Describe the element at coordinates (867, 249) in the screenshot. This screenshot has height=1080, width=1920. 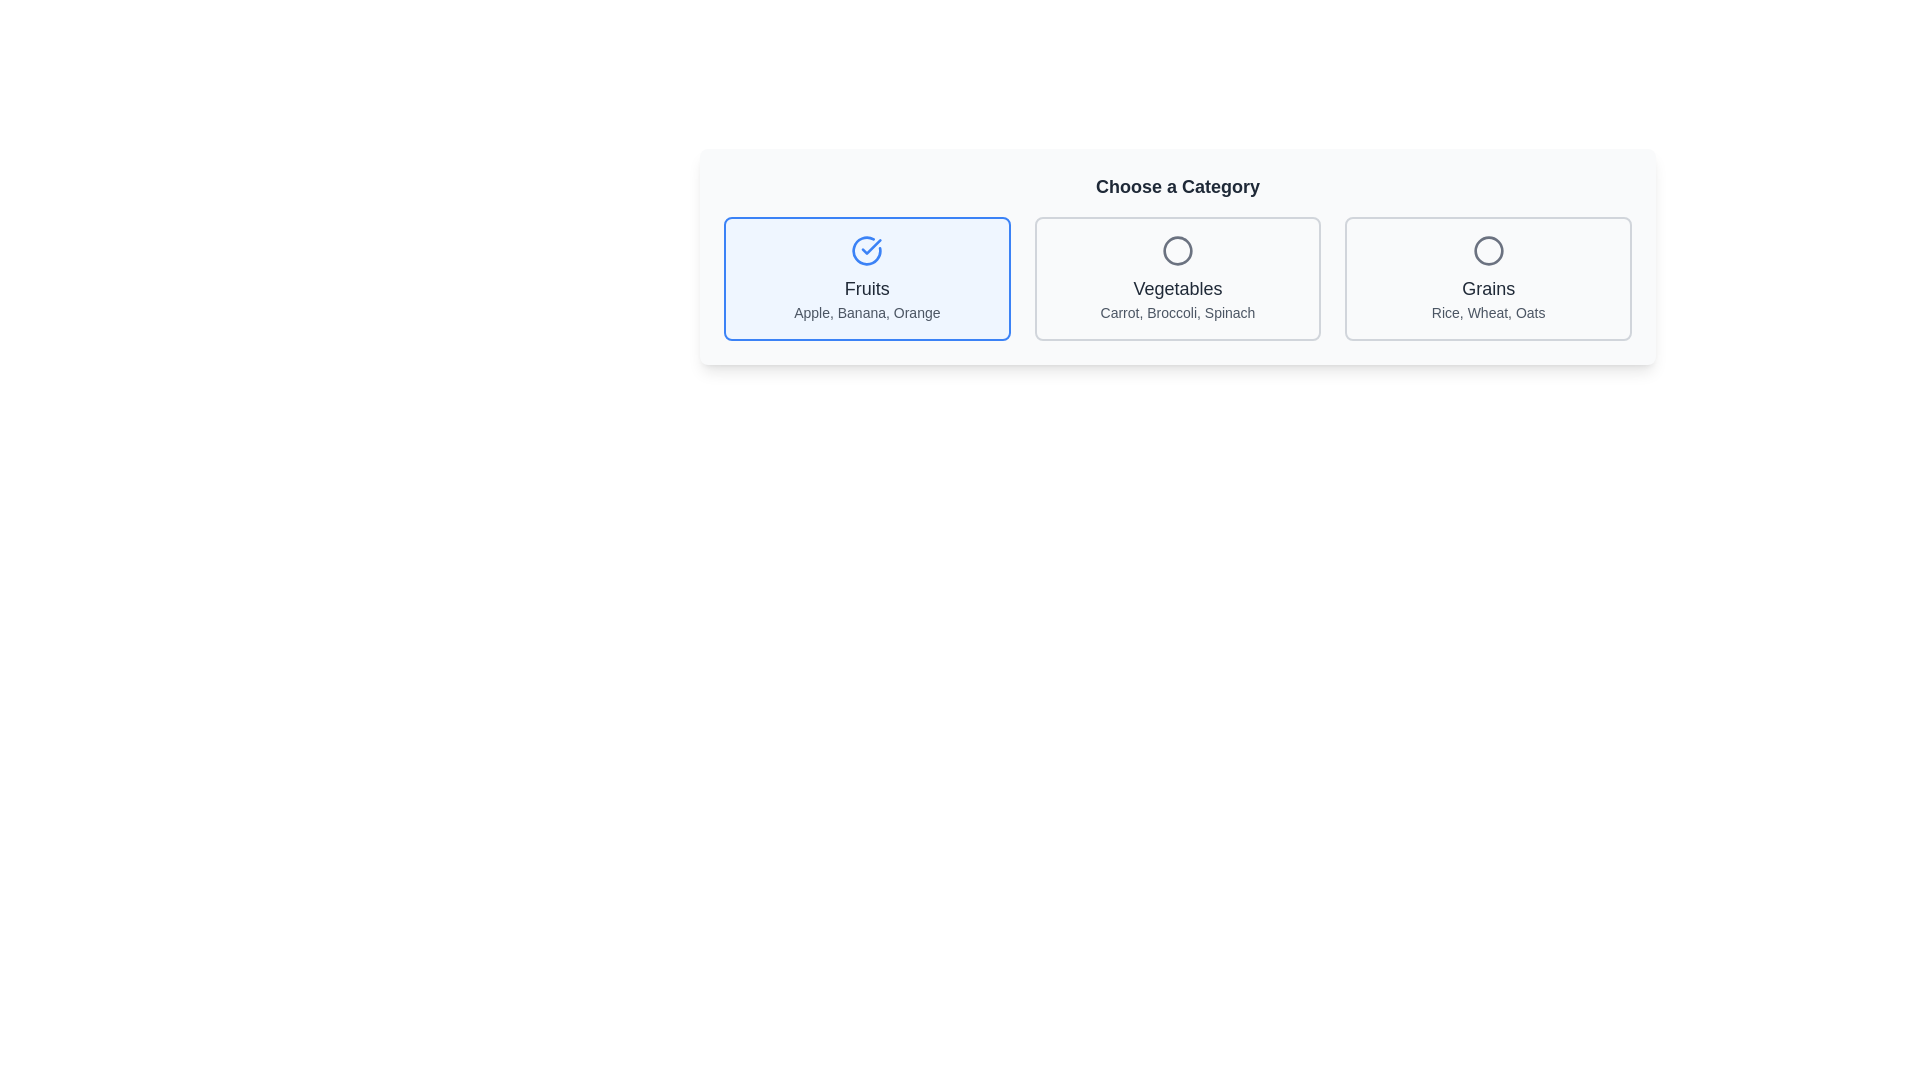
I see `the blue circular checkmark icon within the Fruits category card, located at the top of the leftmost card in the horizontal list` at that location.